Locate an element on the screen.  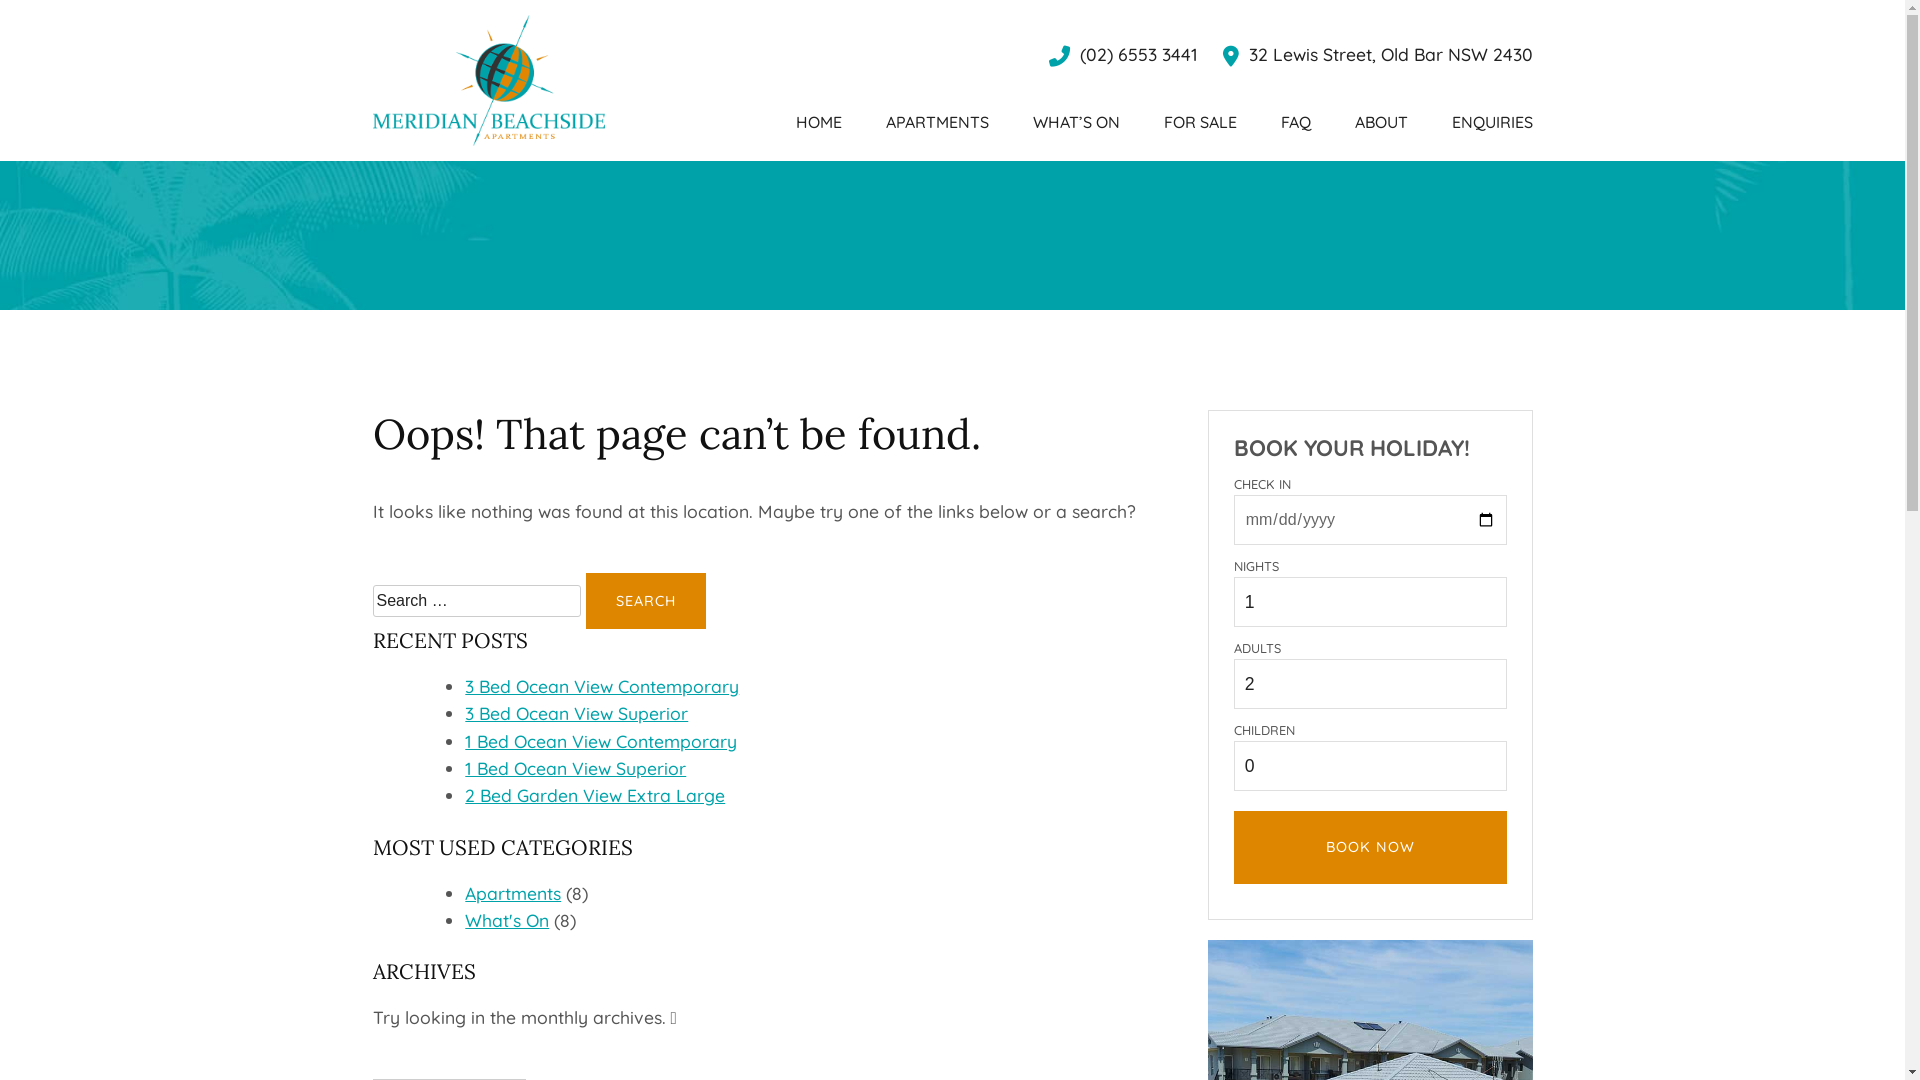
'ABOUT' is located at coordinates (1379, 122).